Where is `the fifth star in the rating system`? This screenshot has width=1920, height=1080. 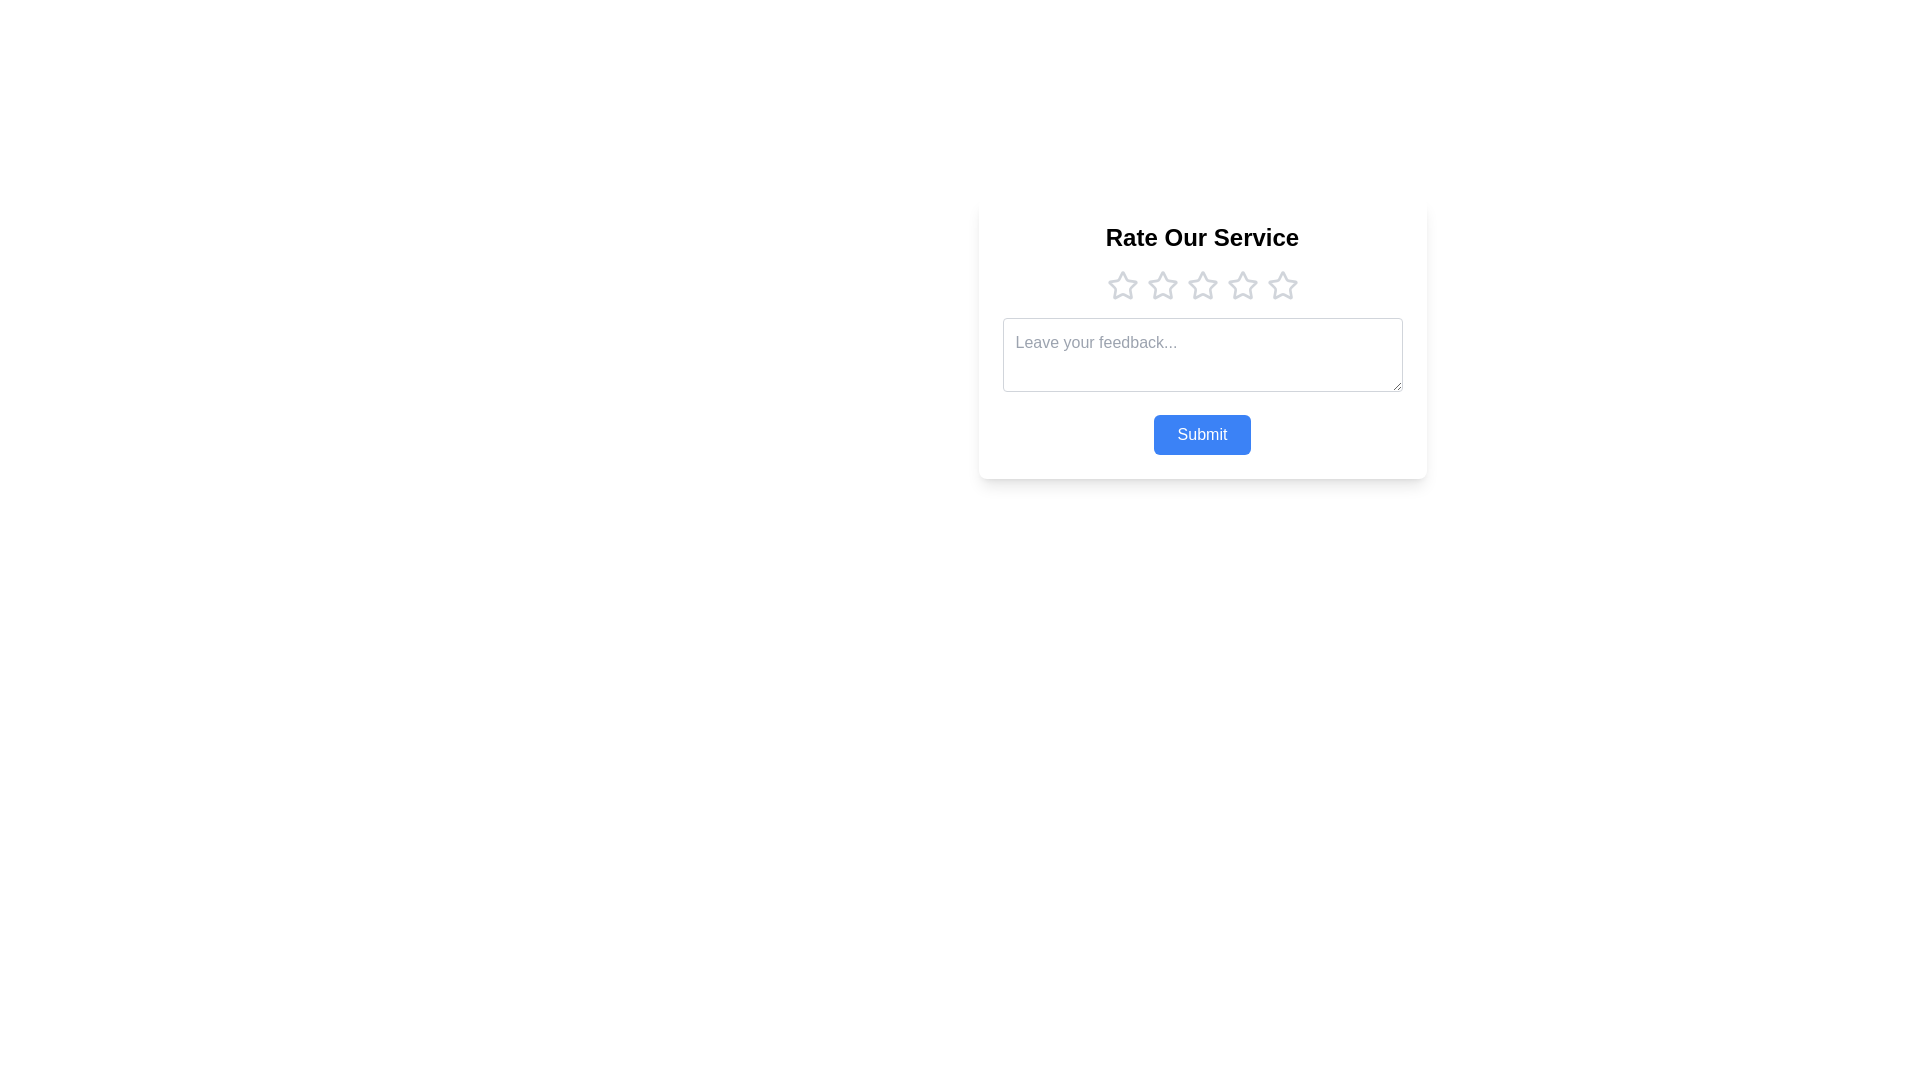 the fifth star in the rating system is located at coordinates (1201, 285).